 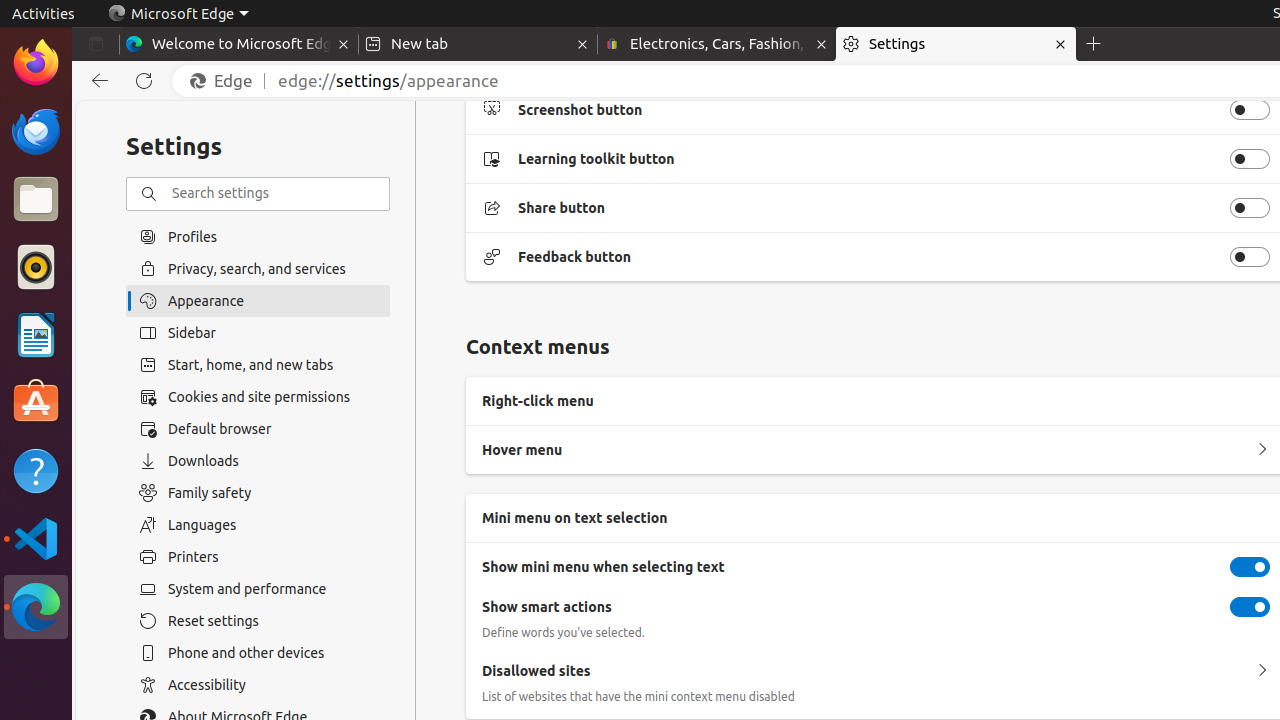 I want to click on 'Back', so click(x=95, y=80).